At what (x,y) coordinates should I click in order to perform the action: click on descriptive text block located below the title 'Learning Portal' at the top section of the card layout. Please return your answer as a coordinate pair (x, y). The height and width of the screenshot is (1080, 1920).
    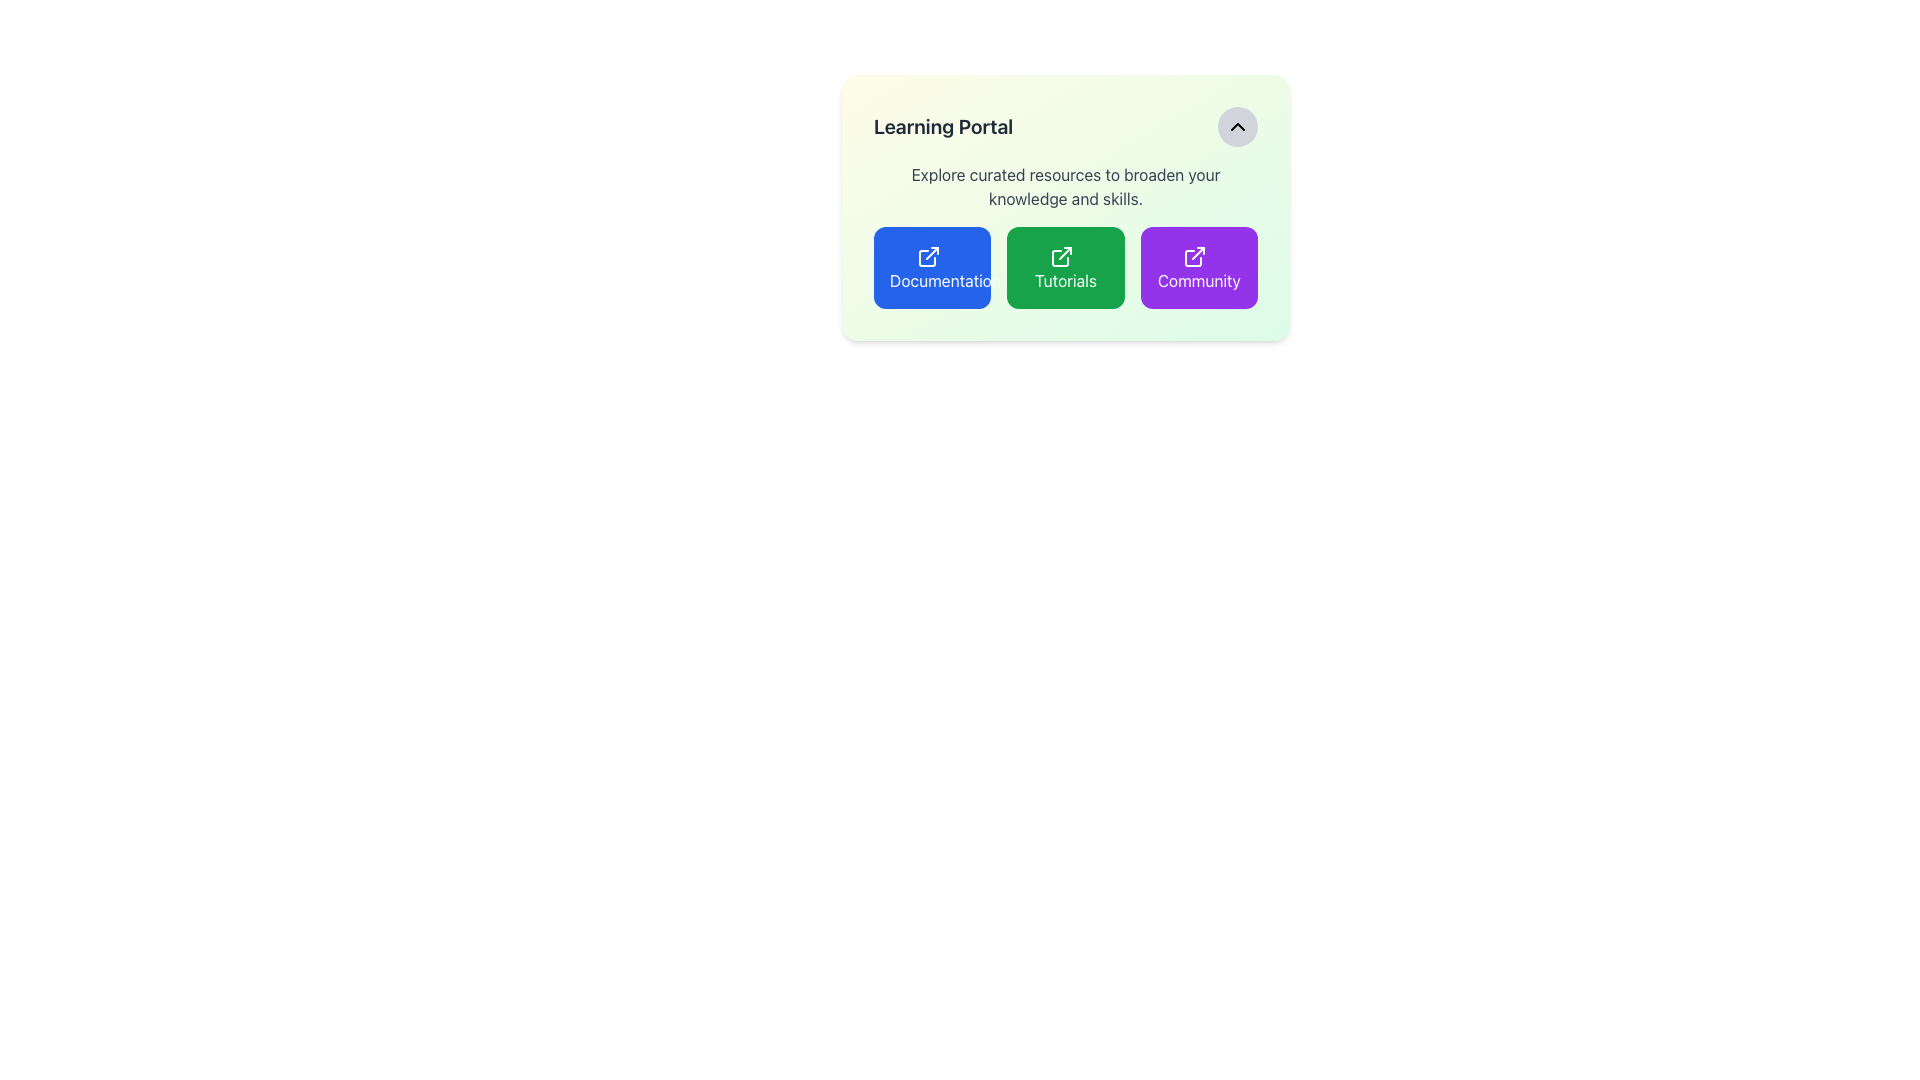
    Looking at the image, I should click on (1064, 186).